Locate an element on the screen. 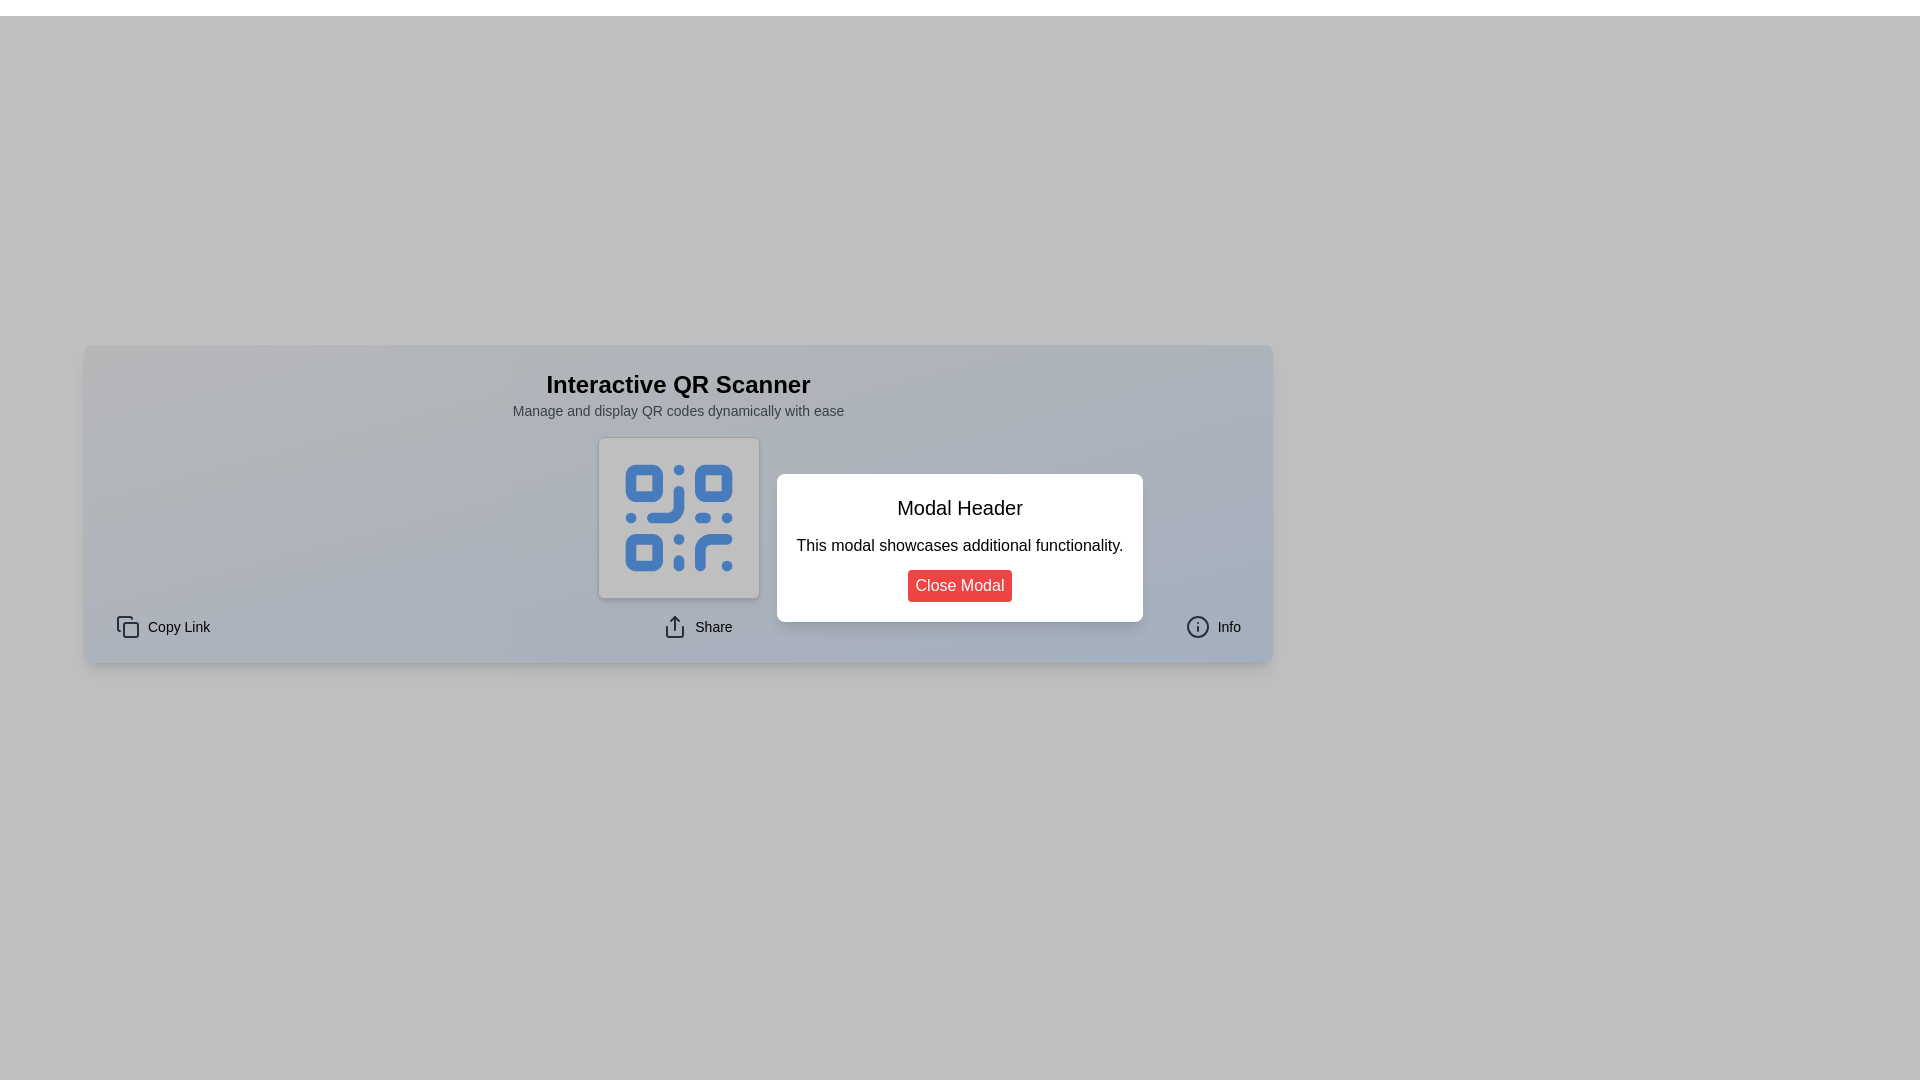 The width and height of the screenshot is (1920, 1080). the close button located at the bottom of the modal dialog box beneath the text 'This modal showcases additional functionality.' is located at coordinates (960, 585).